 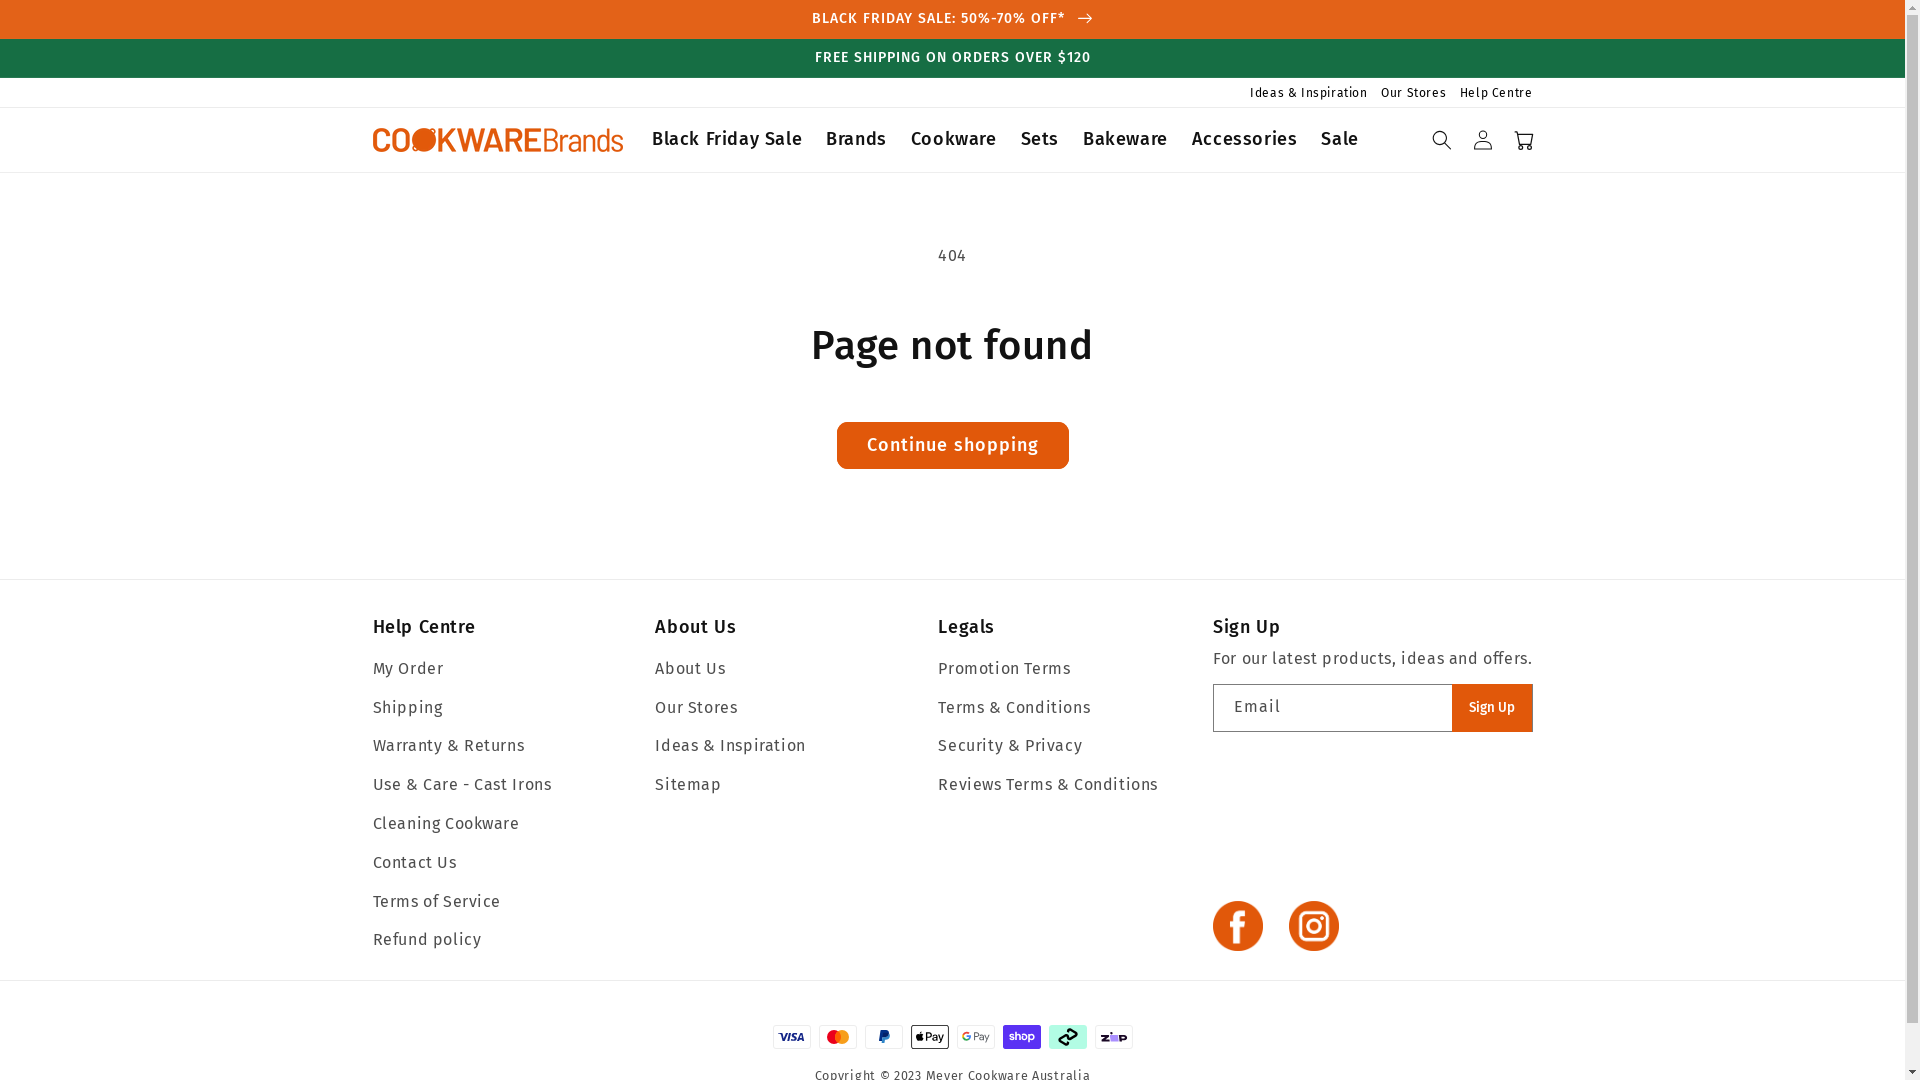 What do you see at coordinates (654, 707) in the screenshot?
I see `'Our Stores'` at bounding box center [654, 707].